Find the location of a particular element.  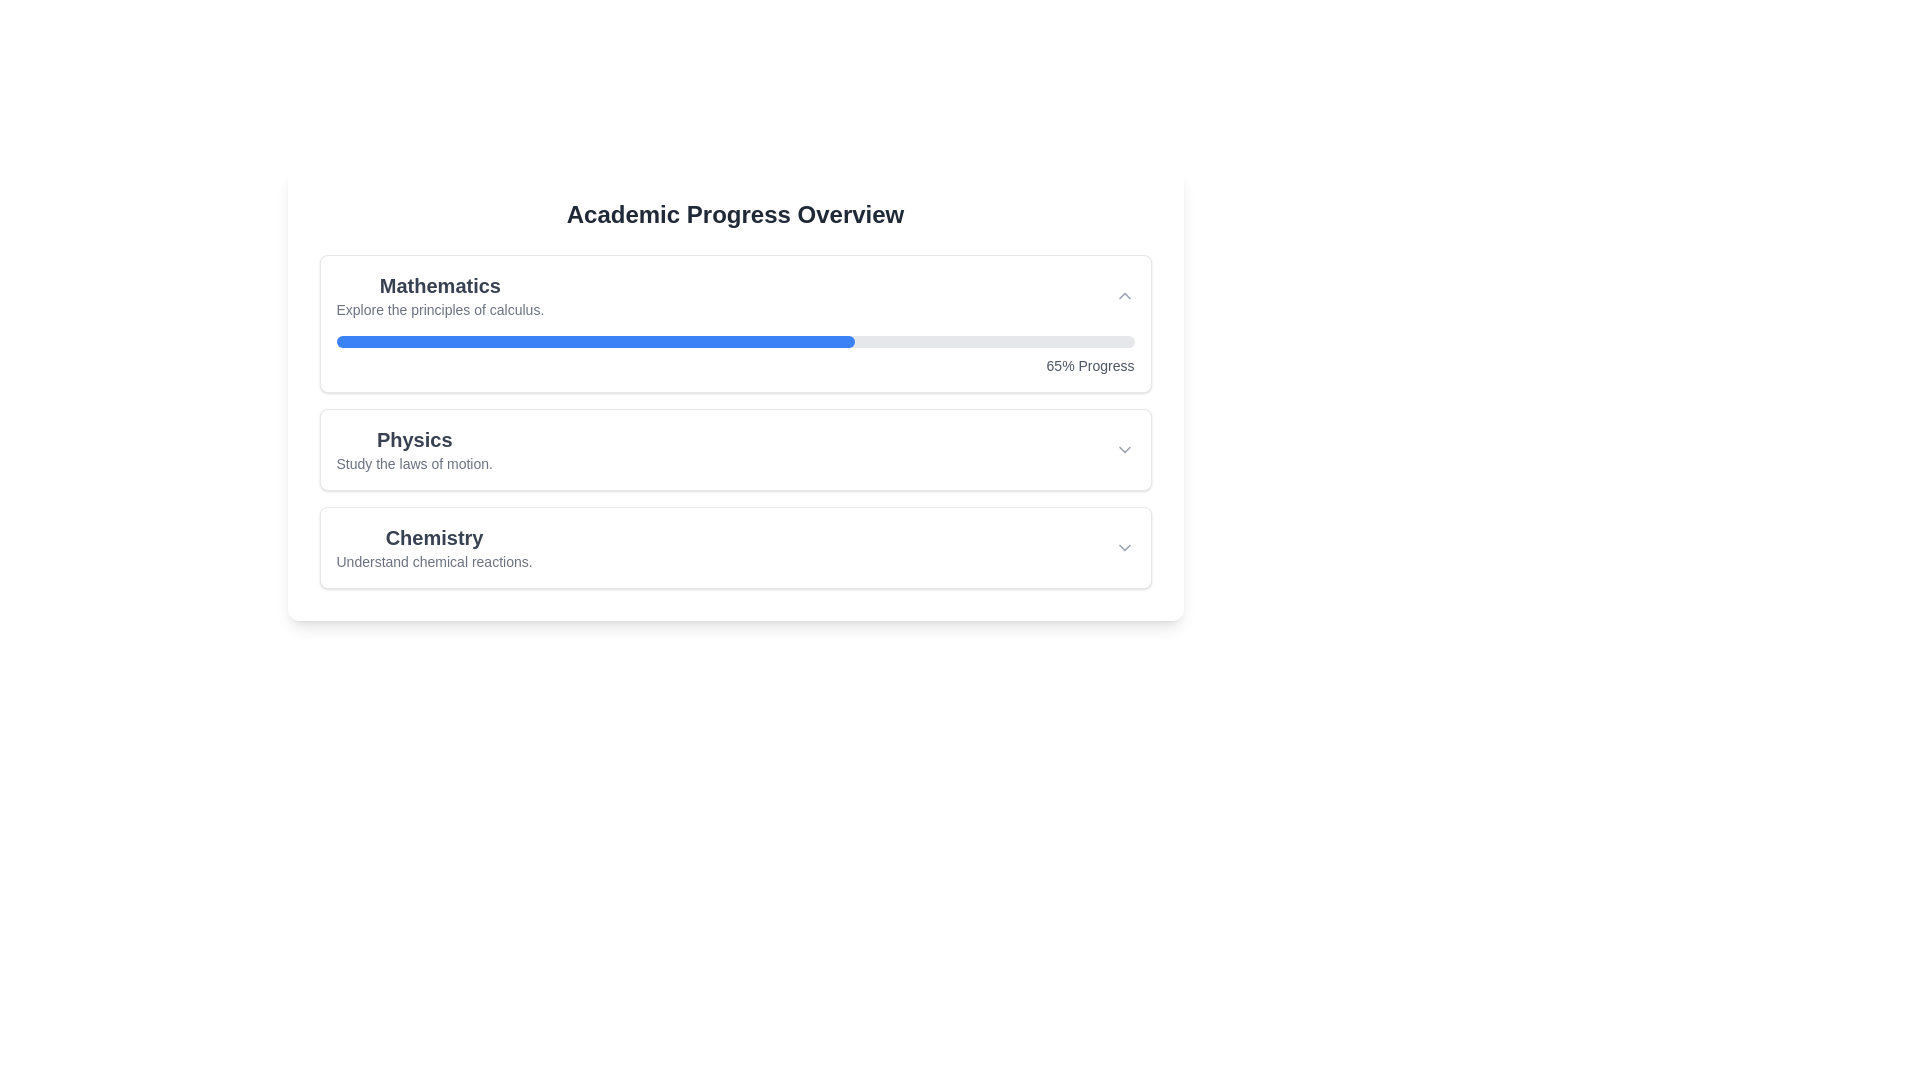

the Label or Heading located at the top of the first card in the 'Academic Progress Overview', which indicates the subject of the content below it is located at coordinates (439, 285).